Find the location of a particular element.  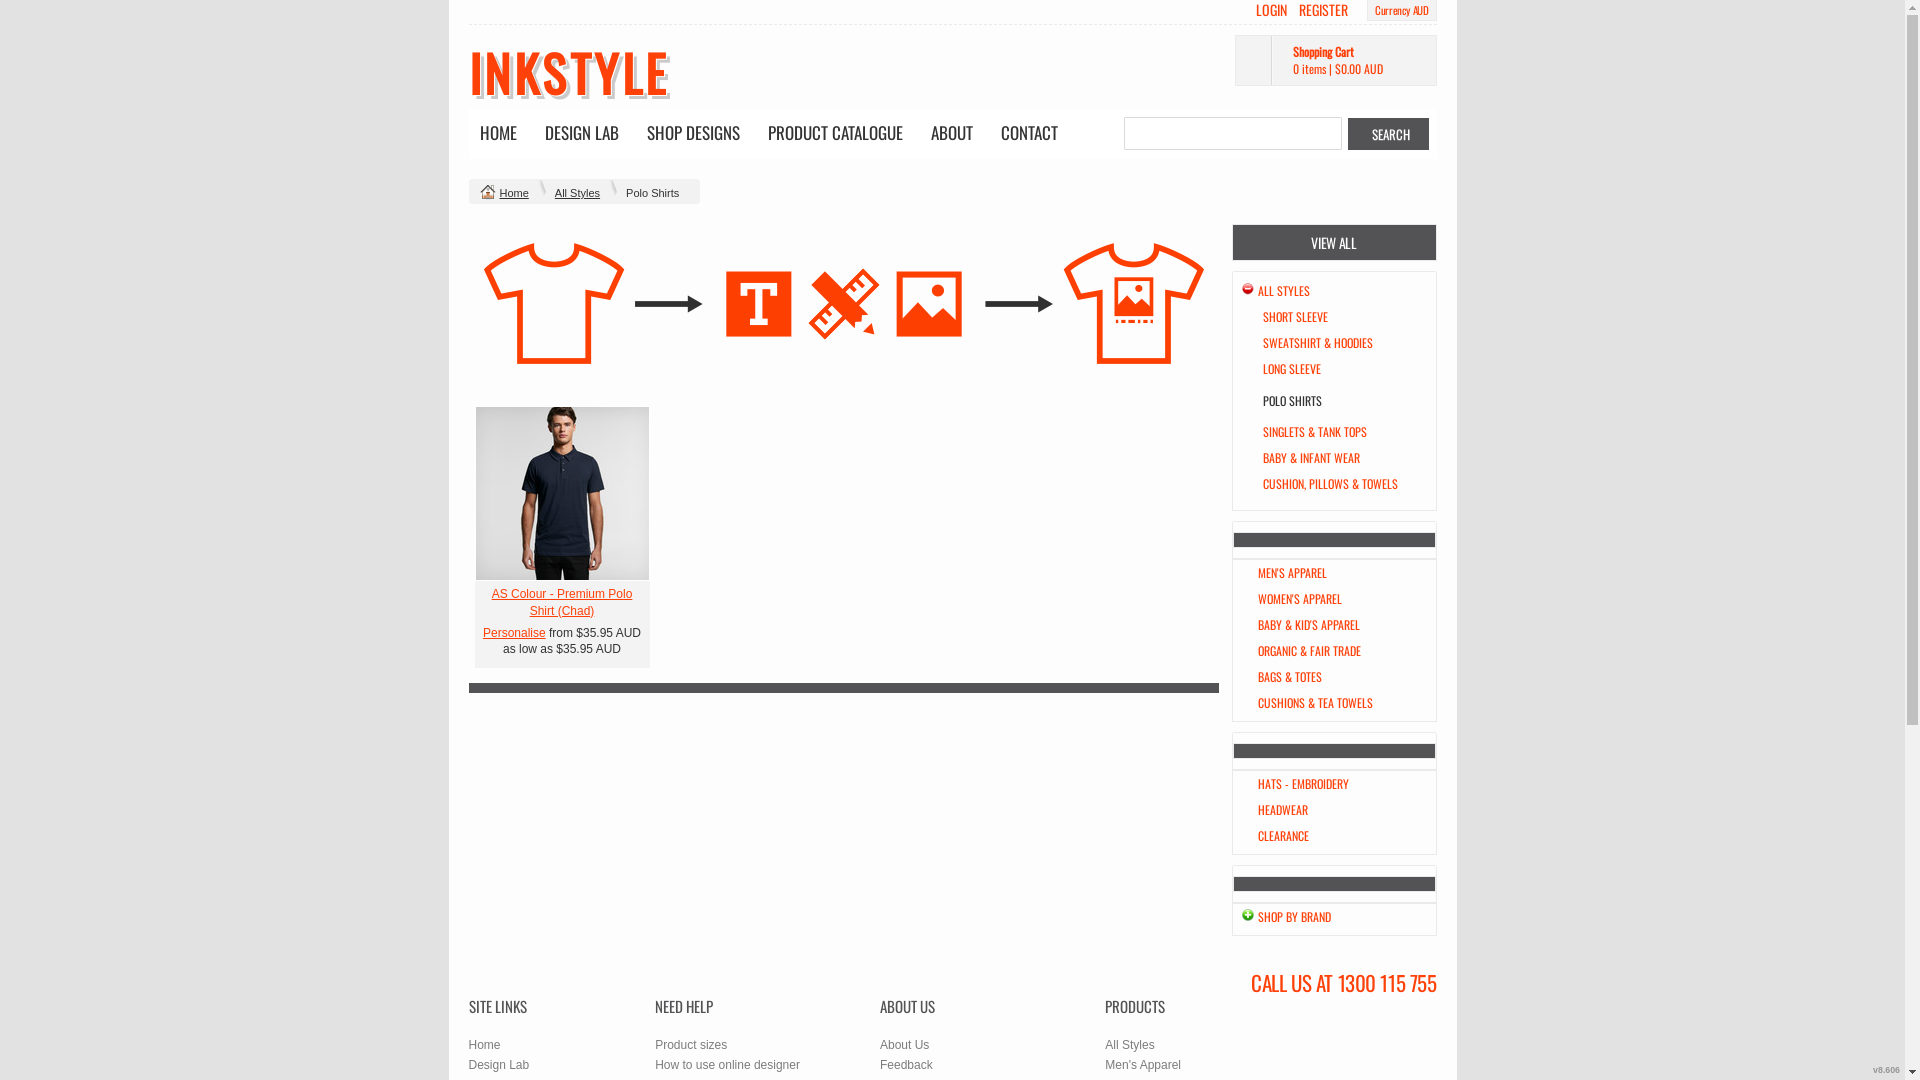

'Product sizes' is located at coordinates (654, 1044).